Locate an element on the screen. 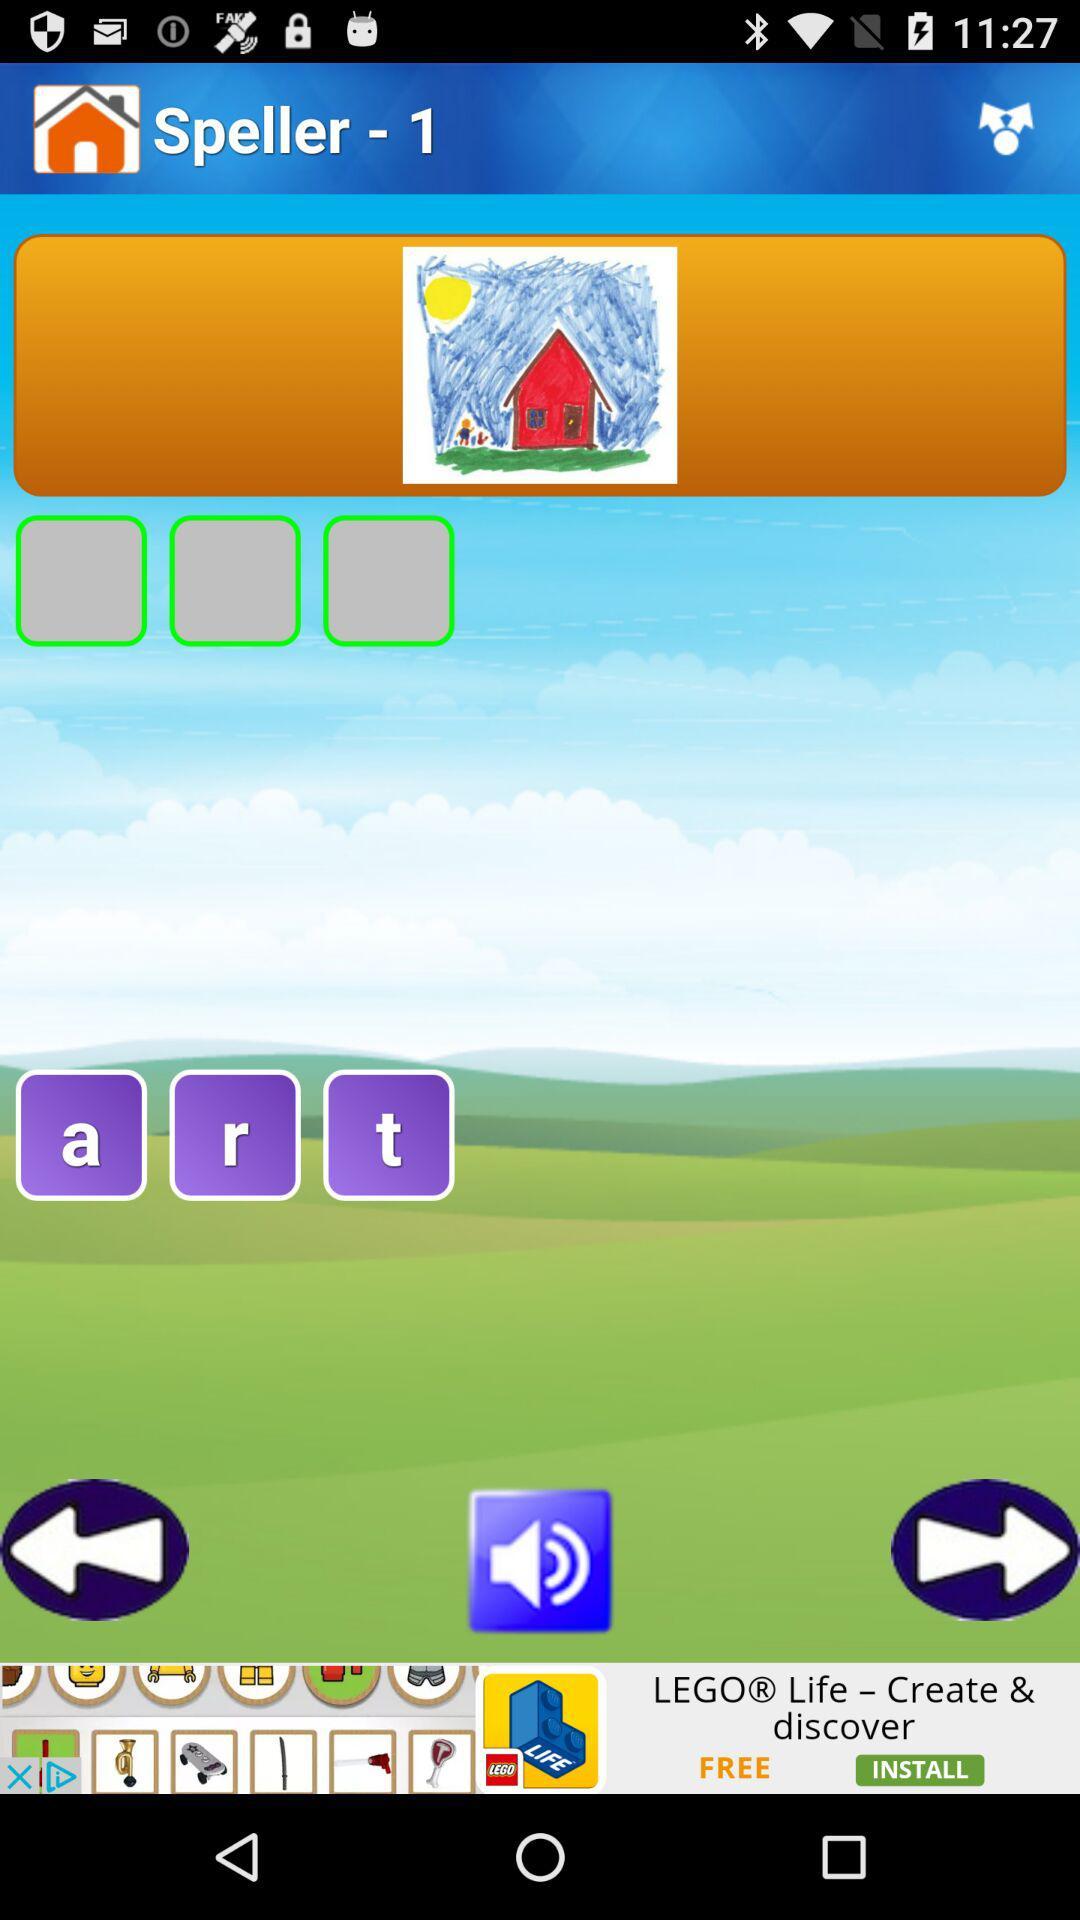  audio is located at coordinates (540, 1556).